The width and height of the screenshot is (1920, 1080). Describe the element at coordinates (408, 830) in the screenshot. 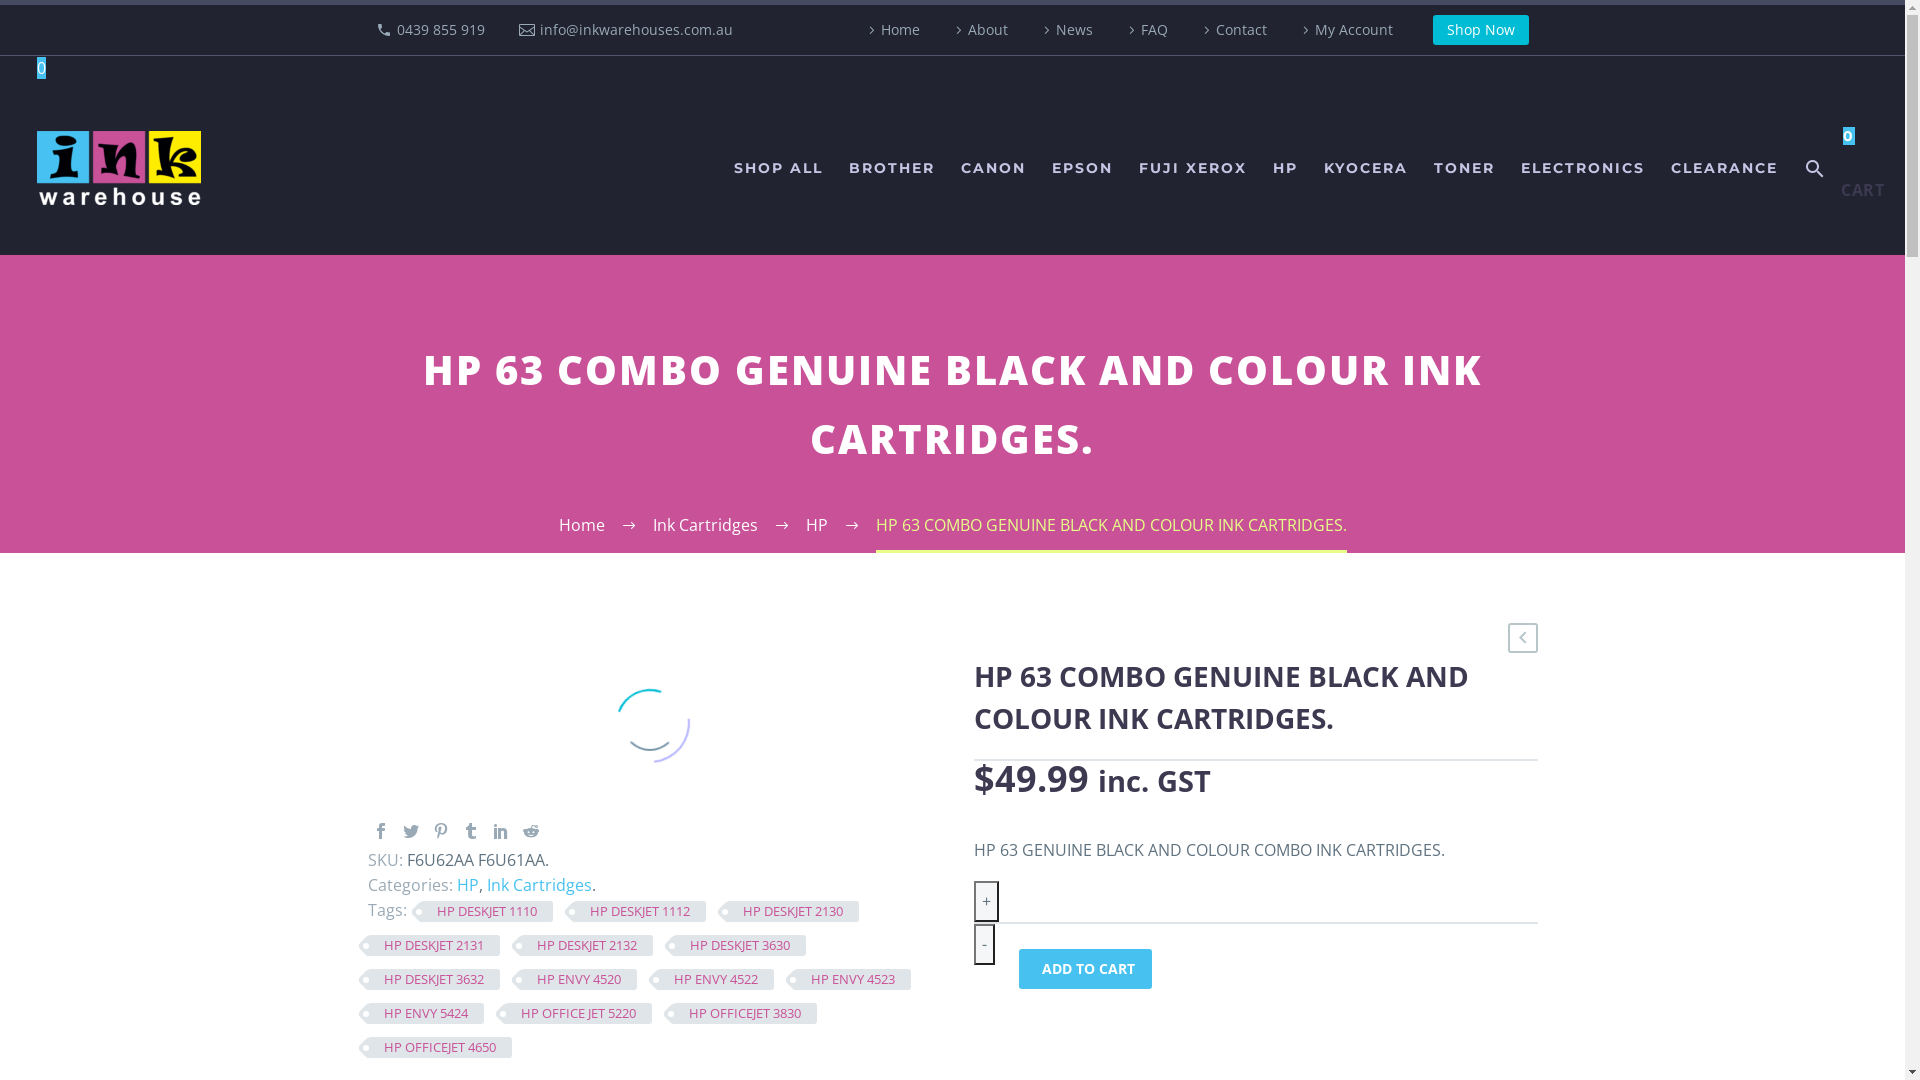

I see `'Twitter'` at that location.